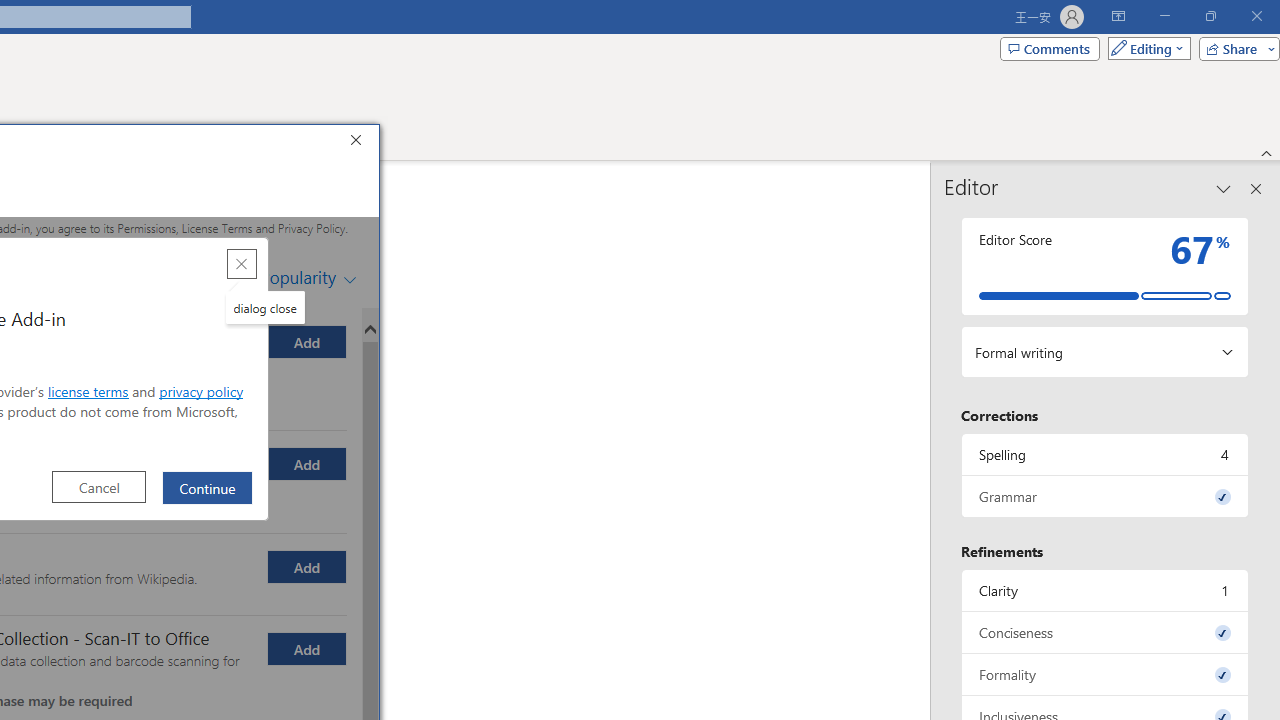 Image resolution: width=1280 pixels, height=720 pixels. I want to click on 'Formality, 0 issues. Press space or enter to review items.', so click(1104, 674).